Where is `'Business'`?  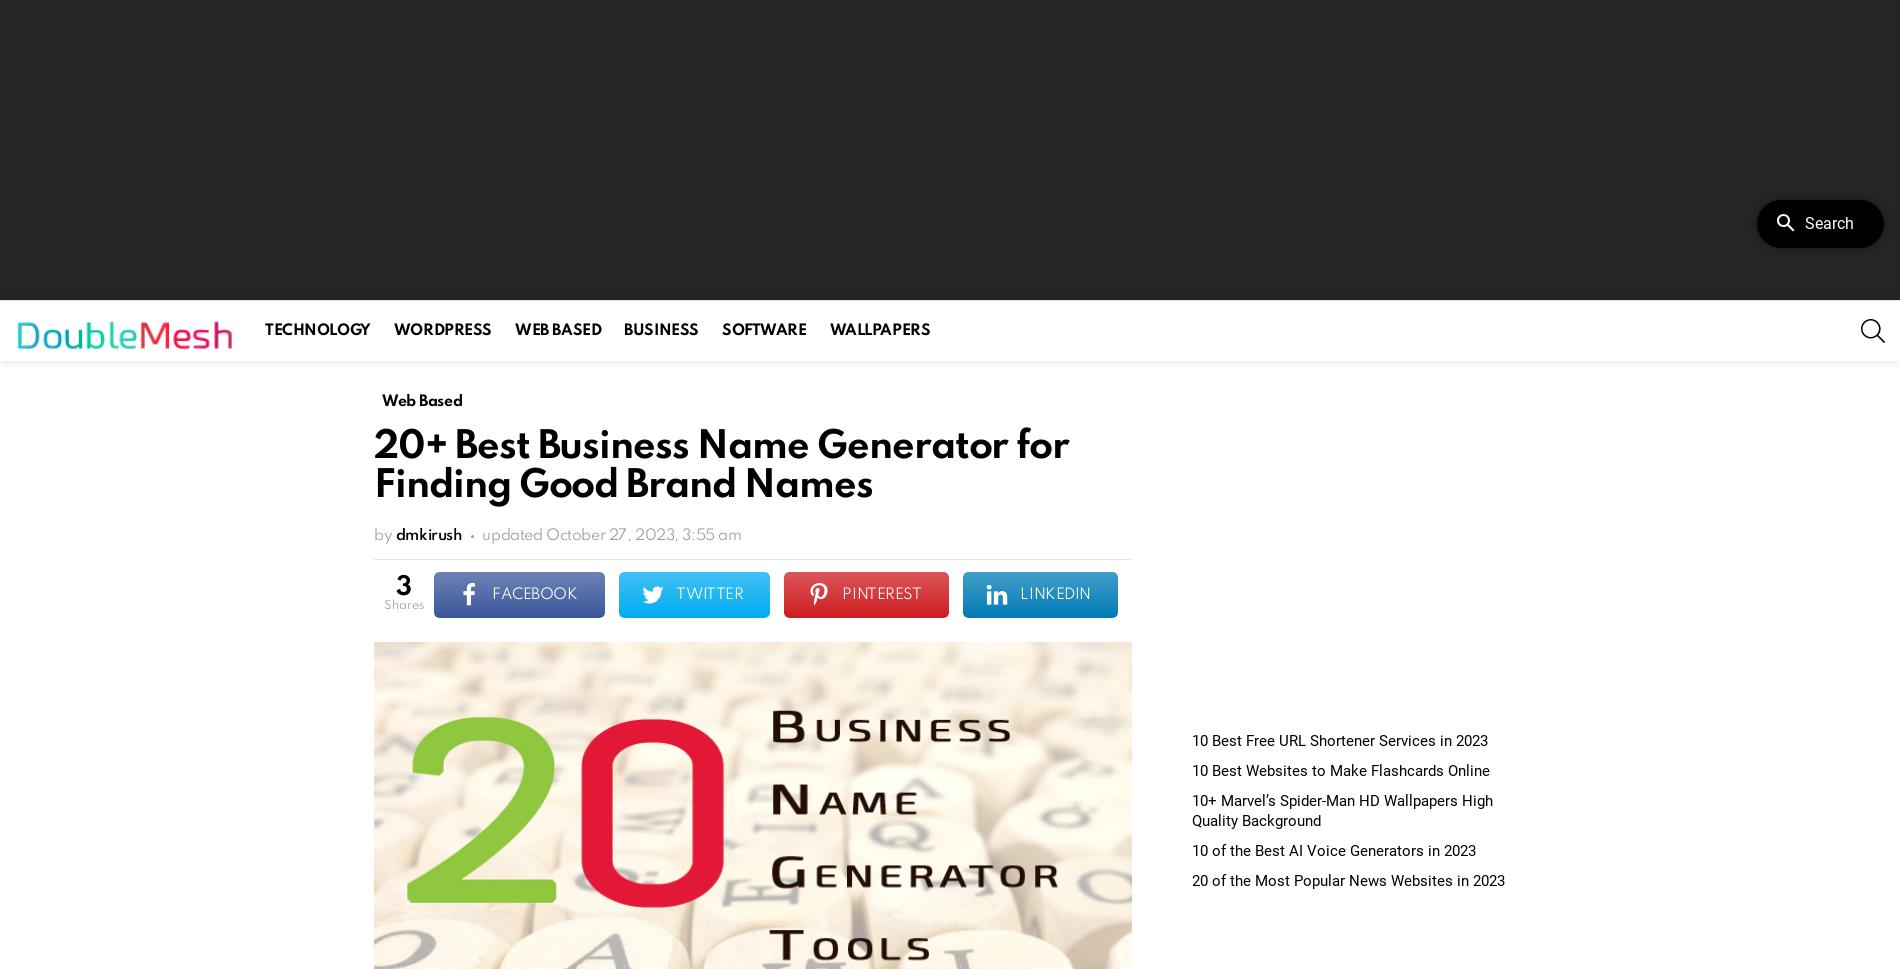
'Business' is located at coordinates (661, 329).